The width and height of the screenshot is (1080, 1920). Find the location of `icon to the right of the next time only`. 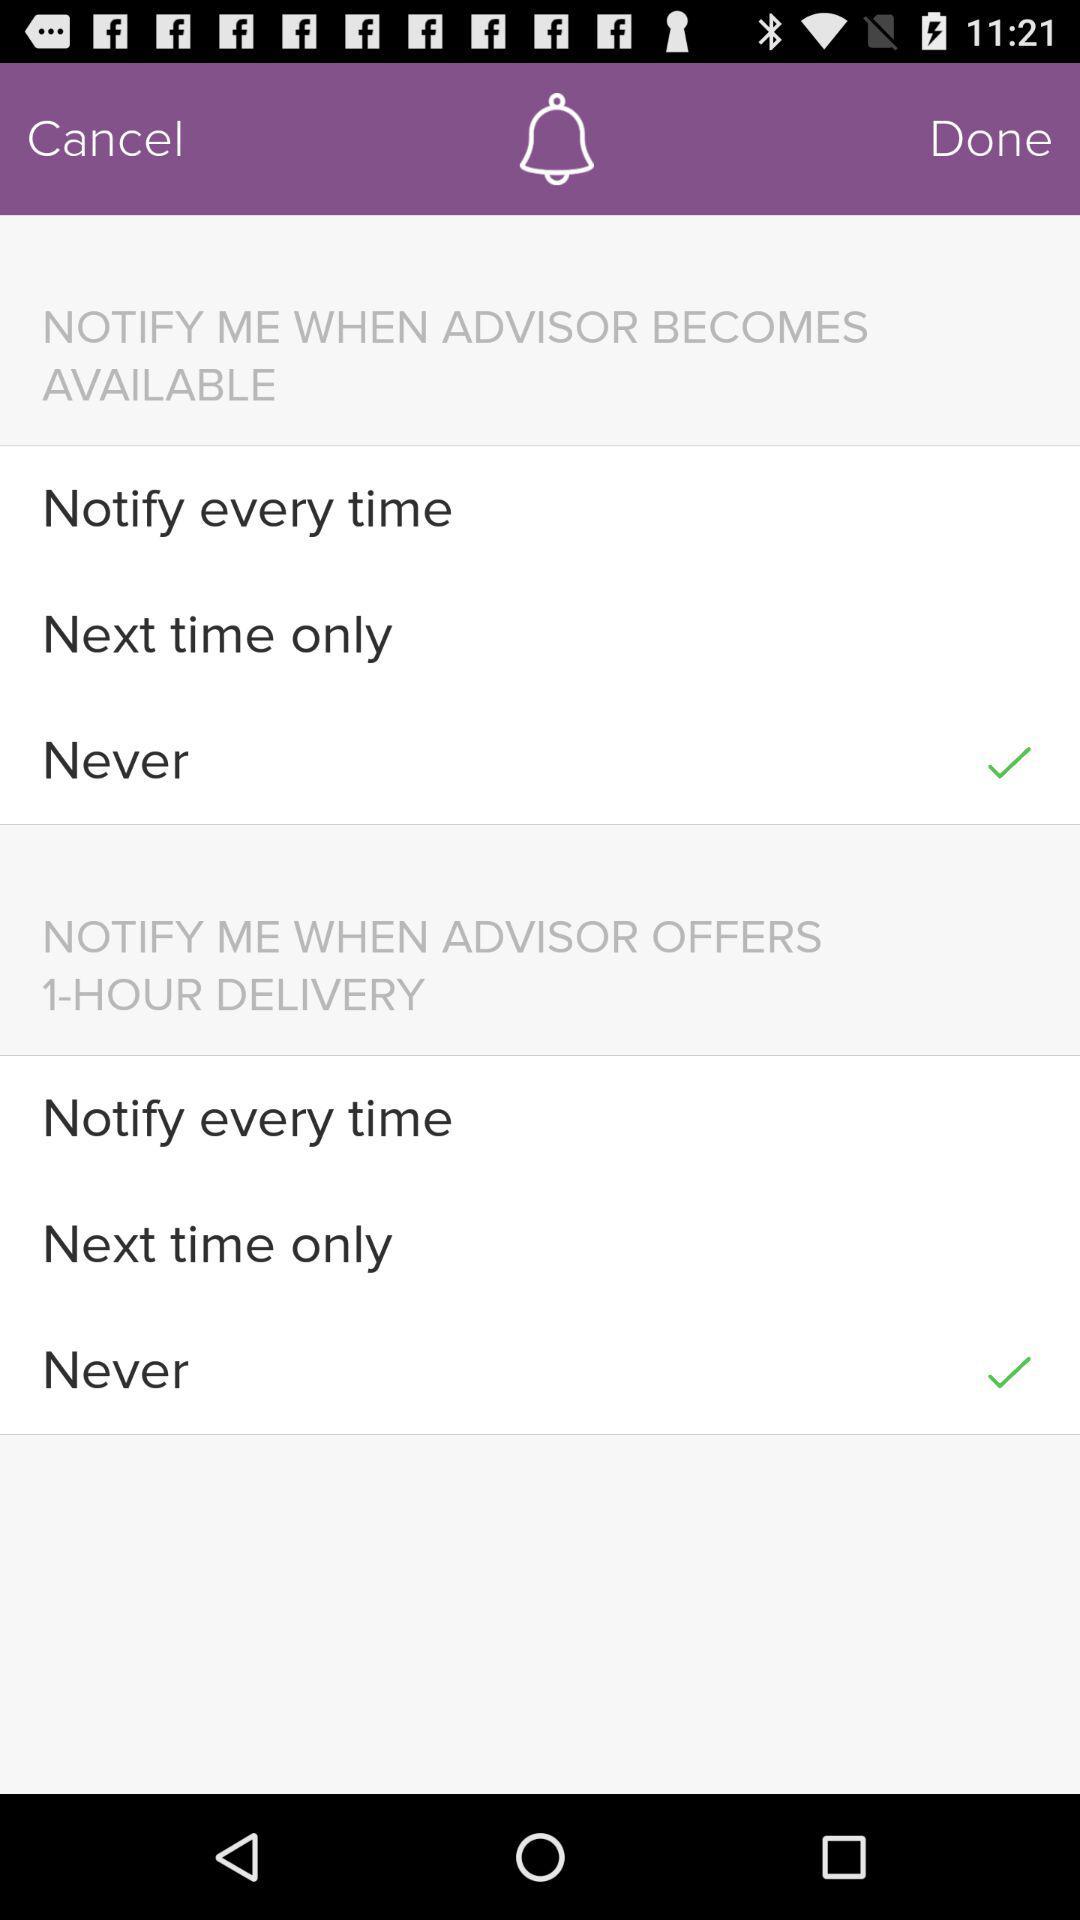

icon to the right of the next time only is located at coordinates (1009, 633).